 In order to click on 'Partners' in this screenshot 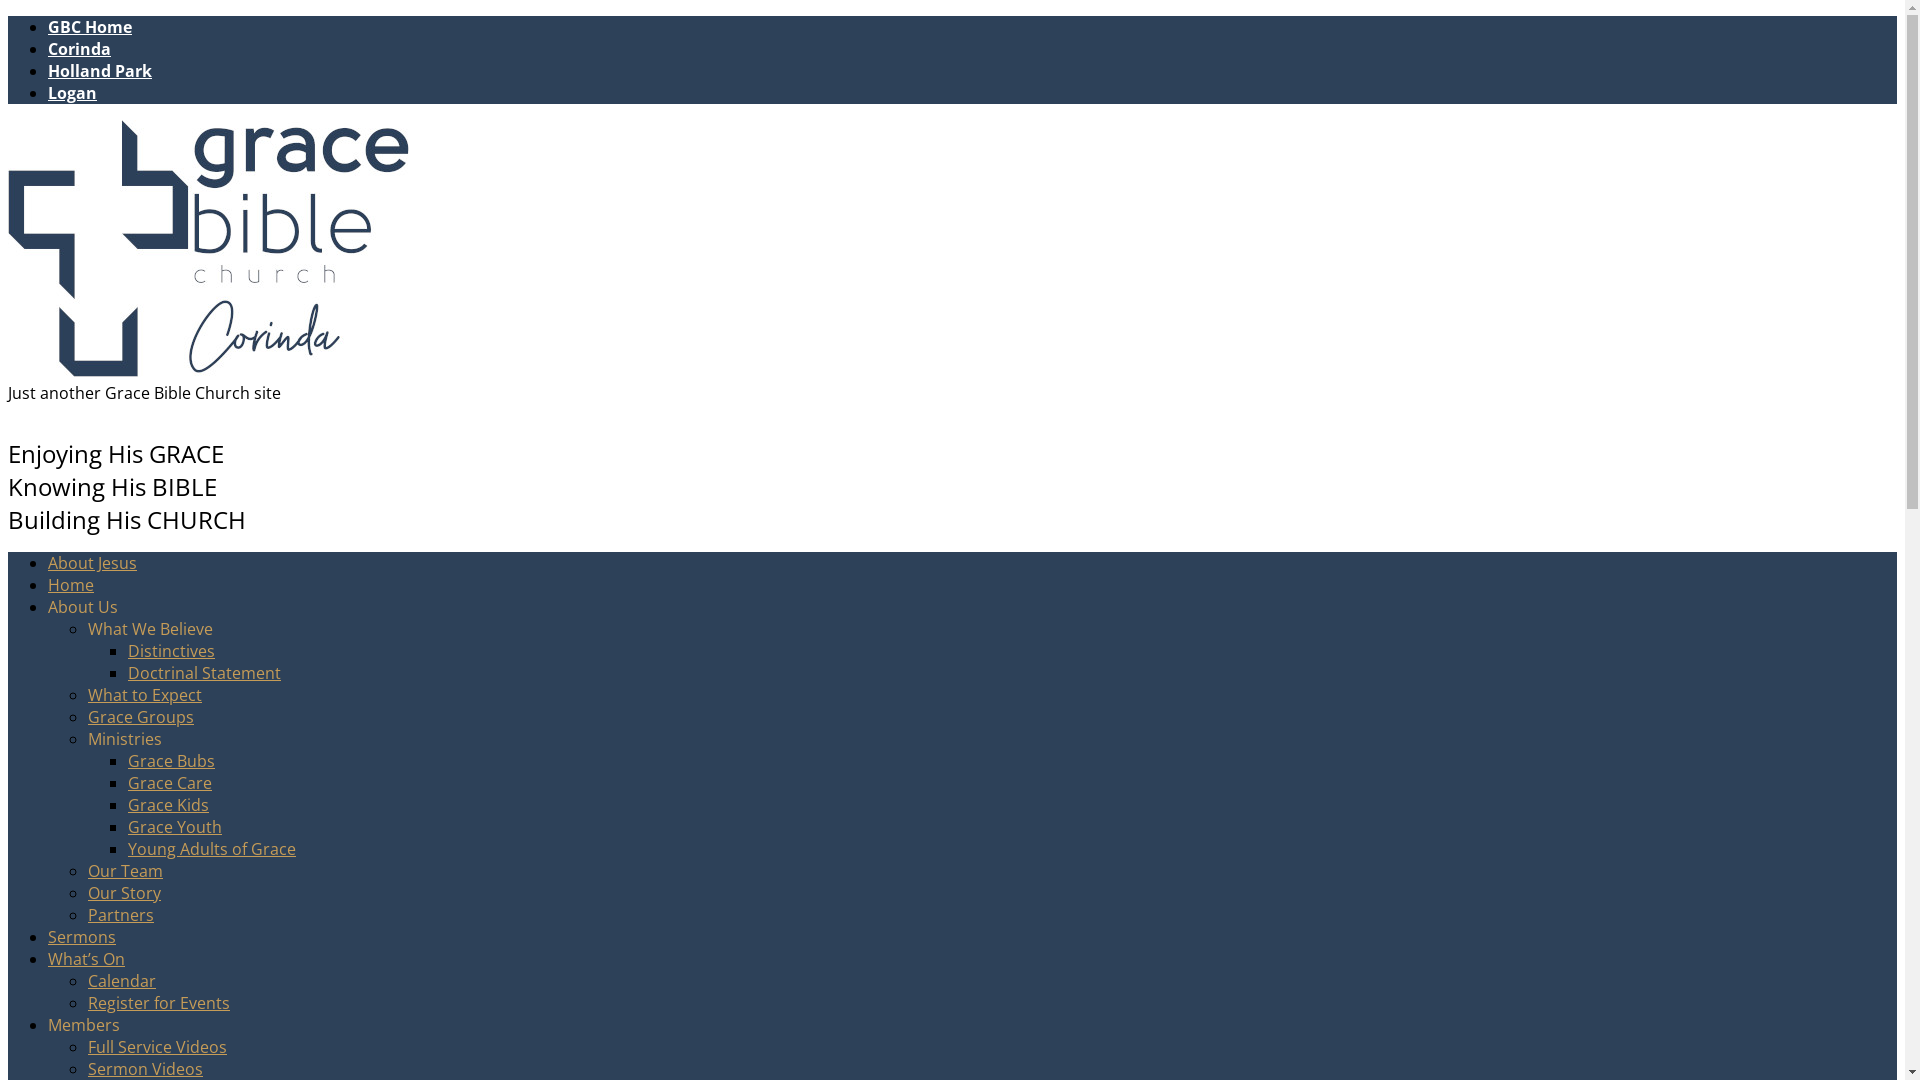, I will do `click(119, 914)`.